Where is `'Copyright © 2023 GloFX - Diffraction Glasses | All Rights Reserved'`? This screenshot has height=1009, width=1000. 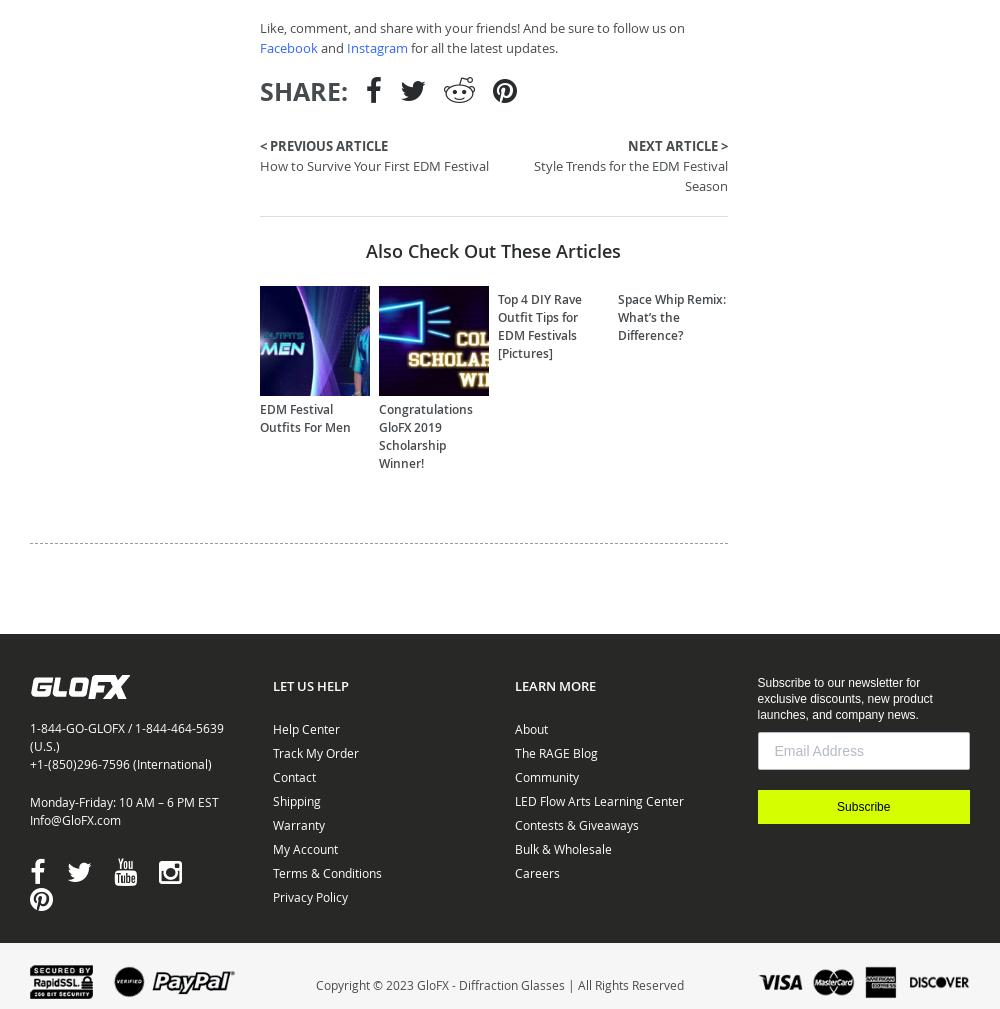 'Copyright © 2023 GloFX - Diffraction Glasses | All Rights Reserved' is located at coordinates (500, 983).